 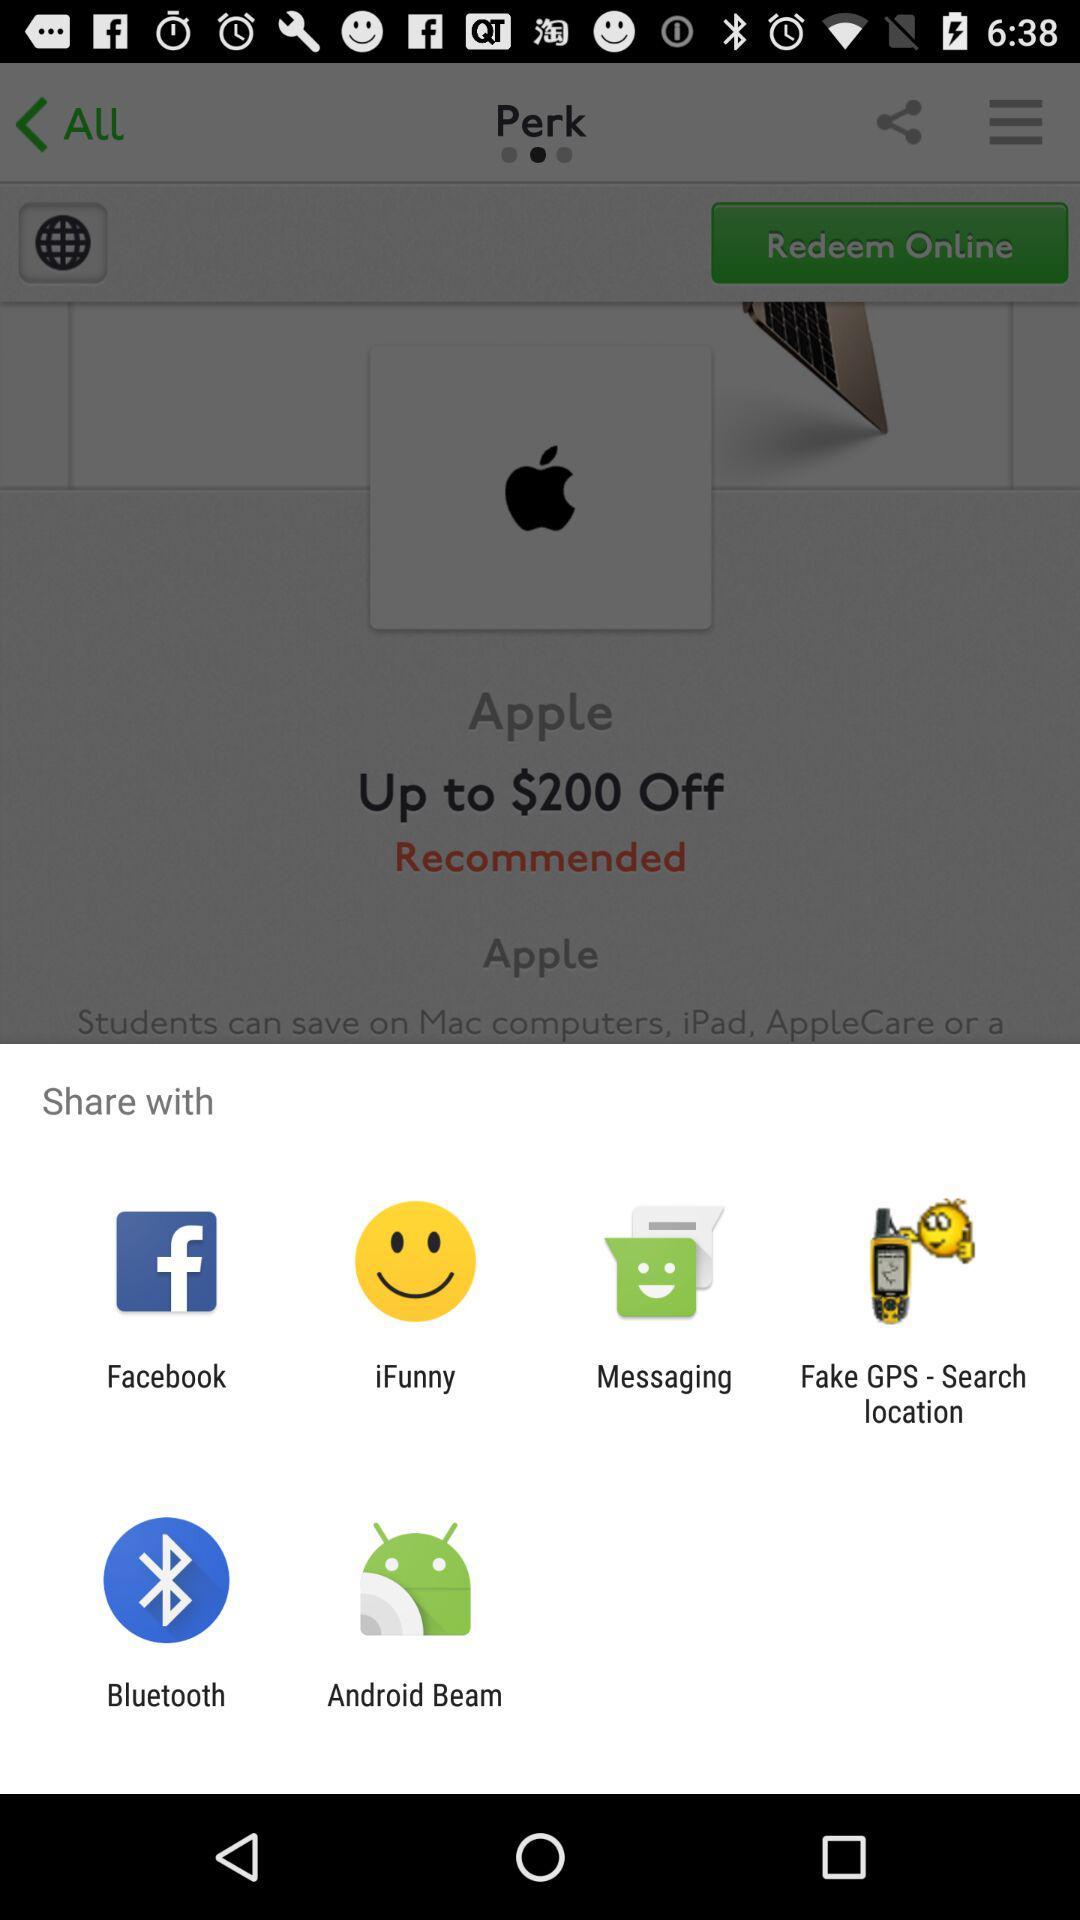 I want to click on app next to the bluetooth app, so click(x=414, y=1711).